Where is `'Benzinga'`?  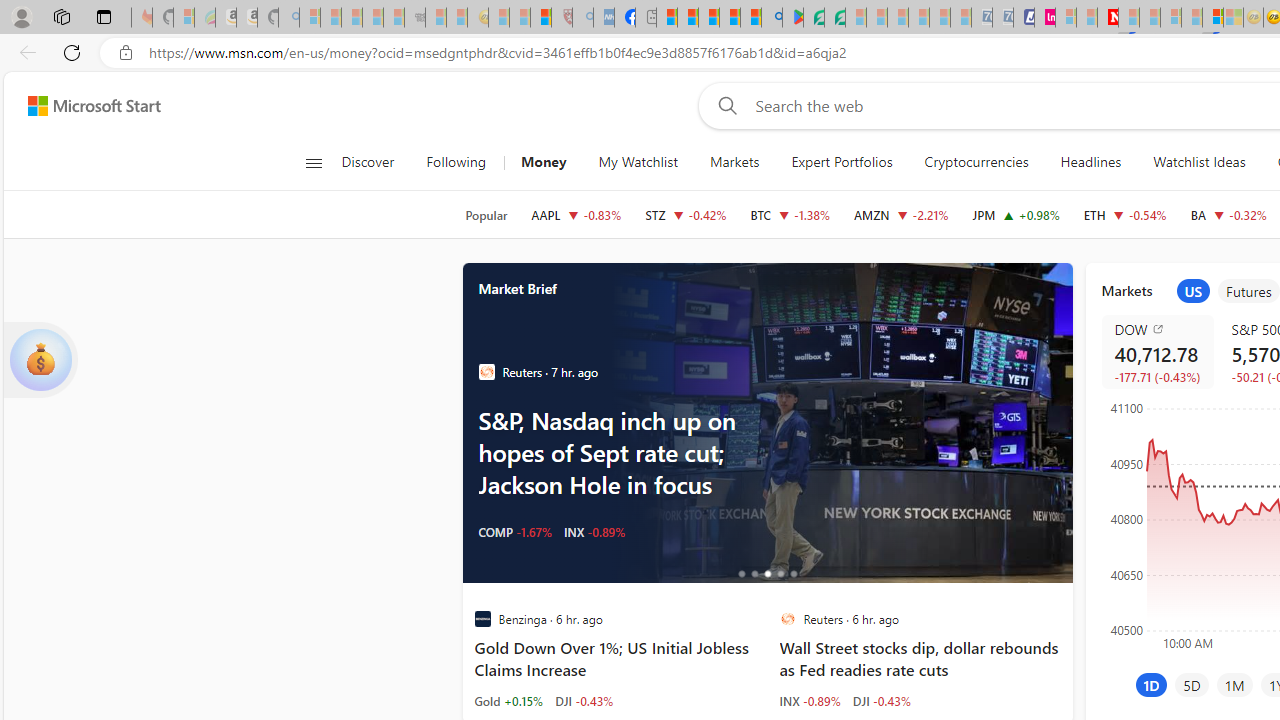
'Benzinga' is located at coordinates (482, 618).